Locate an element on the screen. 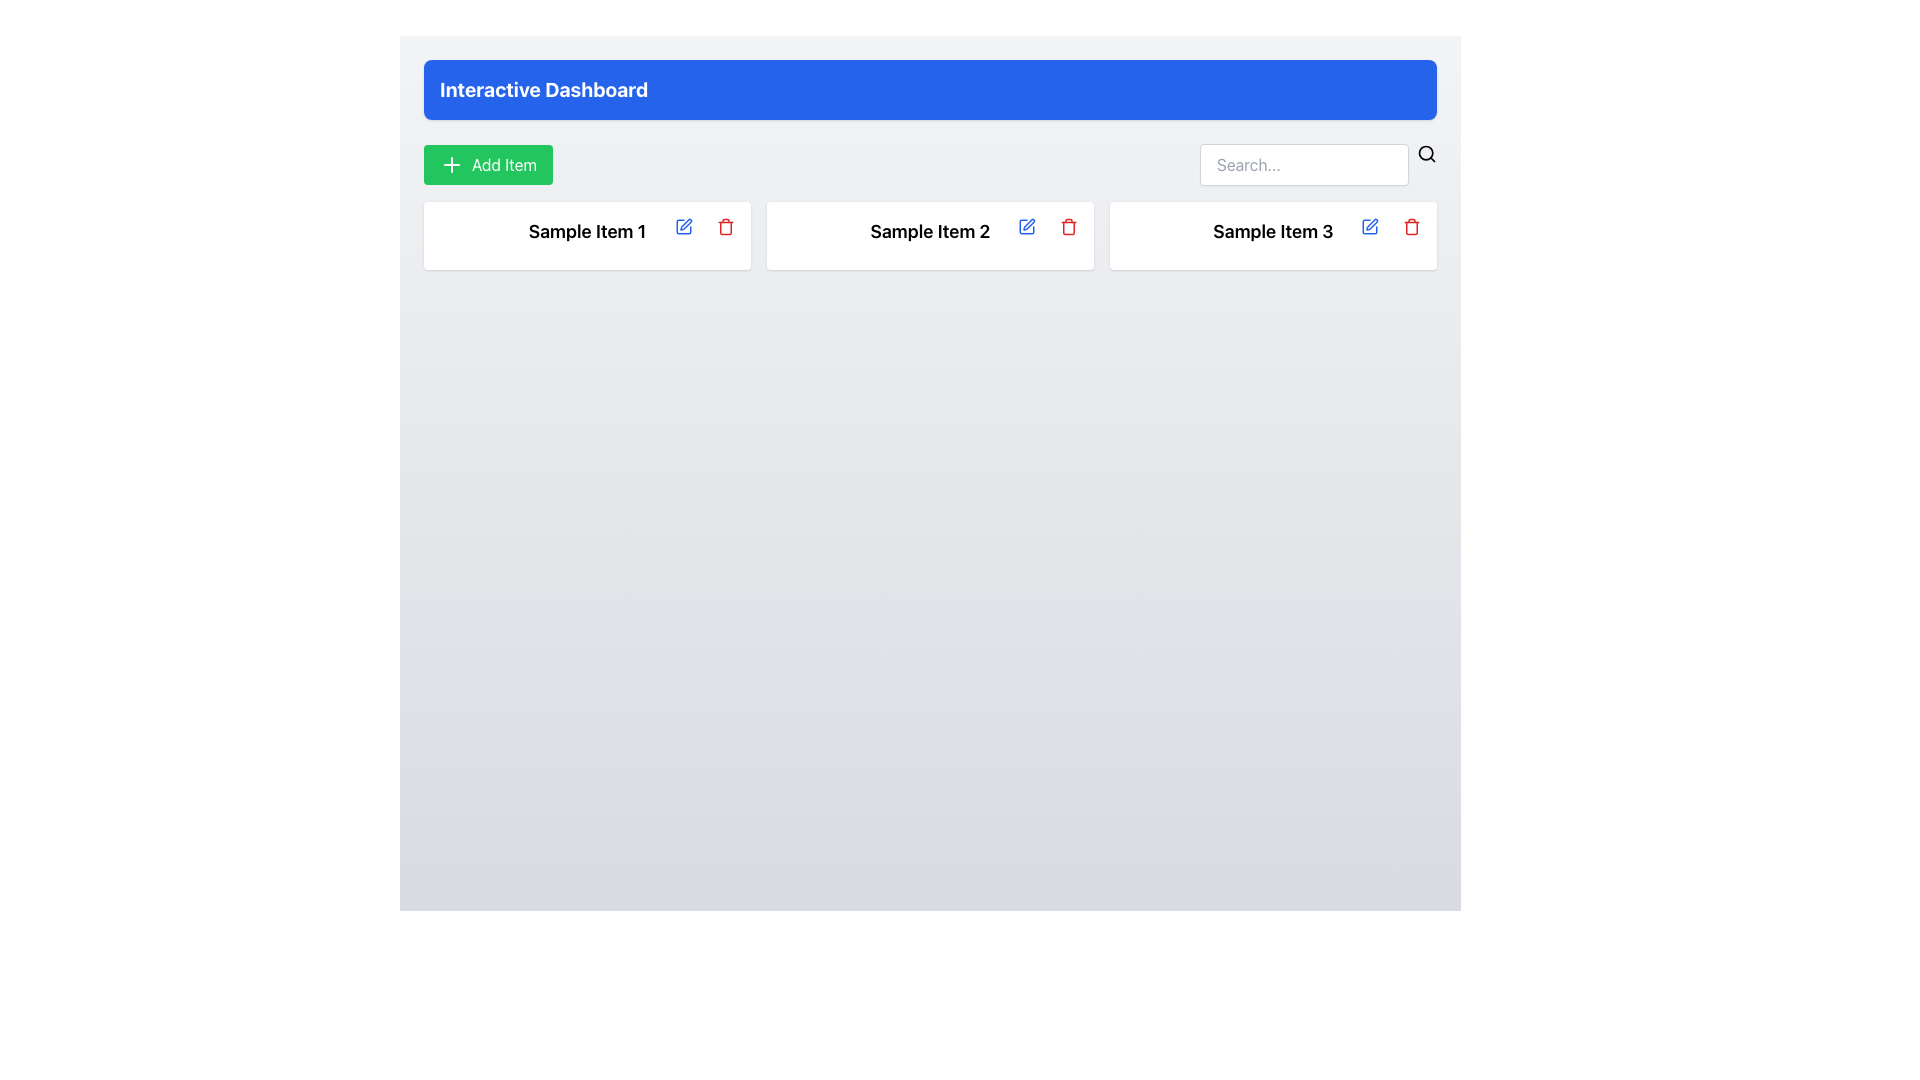 Image resolution: width=1920 pixels, height=1080 pixels. the blue pen icon button associated with 'Sample Item 3' is located at coordinates (1368, 226).